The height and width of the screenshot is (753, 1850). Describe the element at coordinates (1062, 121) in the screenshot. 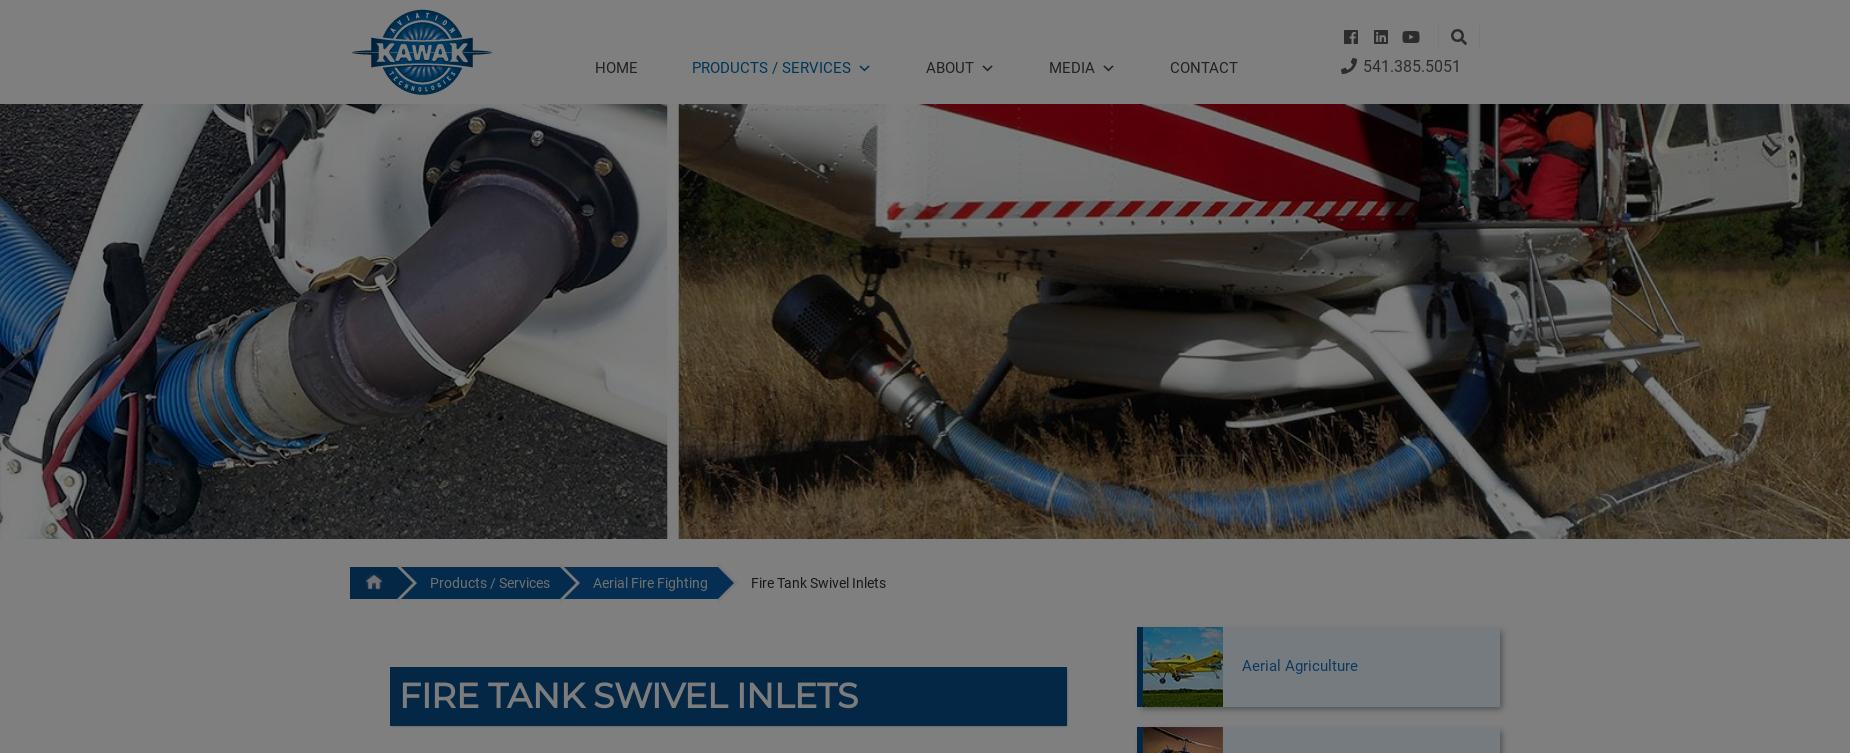

I see `'Press'` at that location.